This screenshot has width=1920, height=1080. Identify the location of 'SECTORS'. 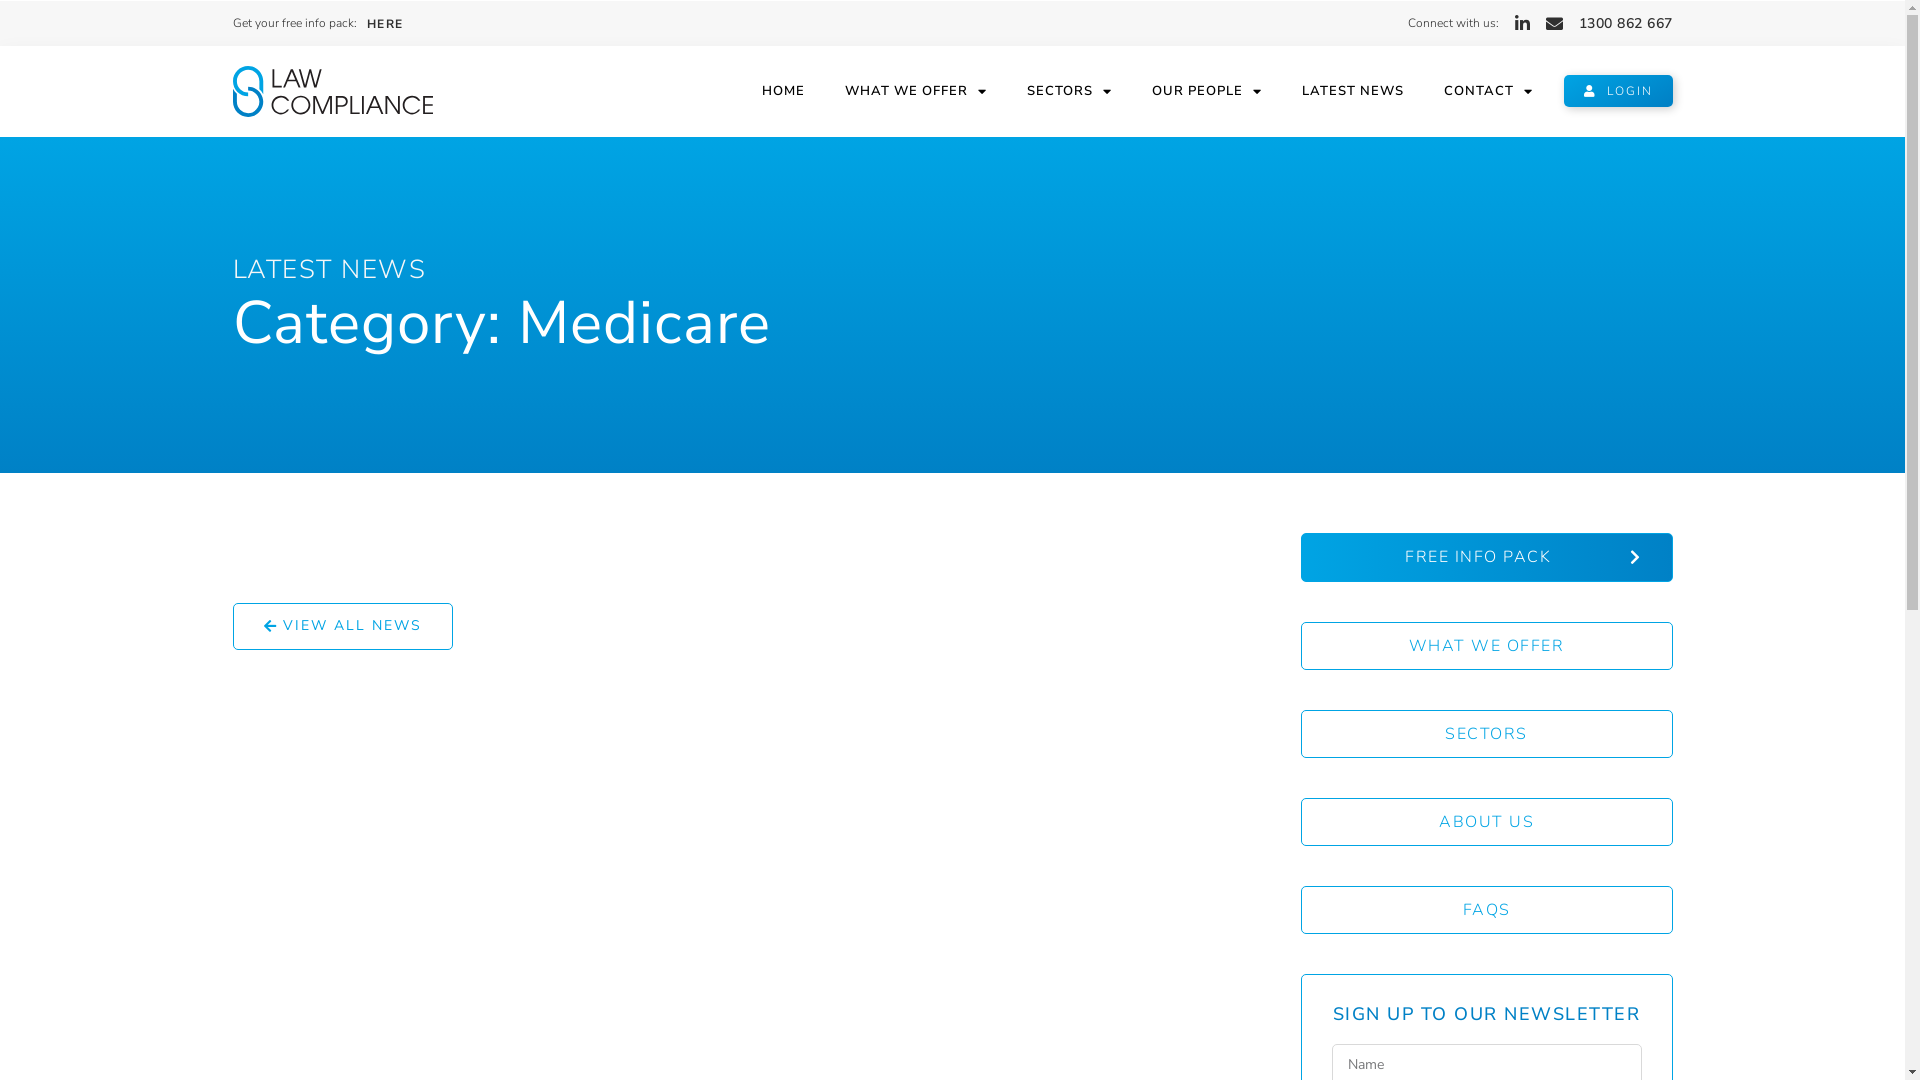
(1068, 91).